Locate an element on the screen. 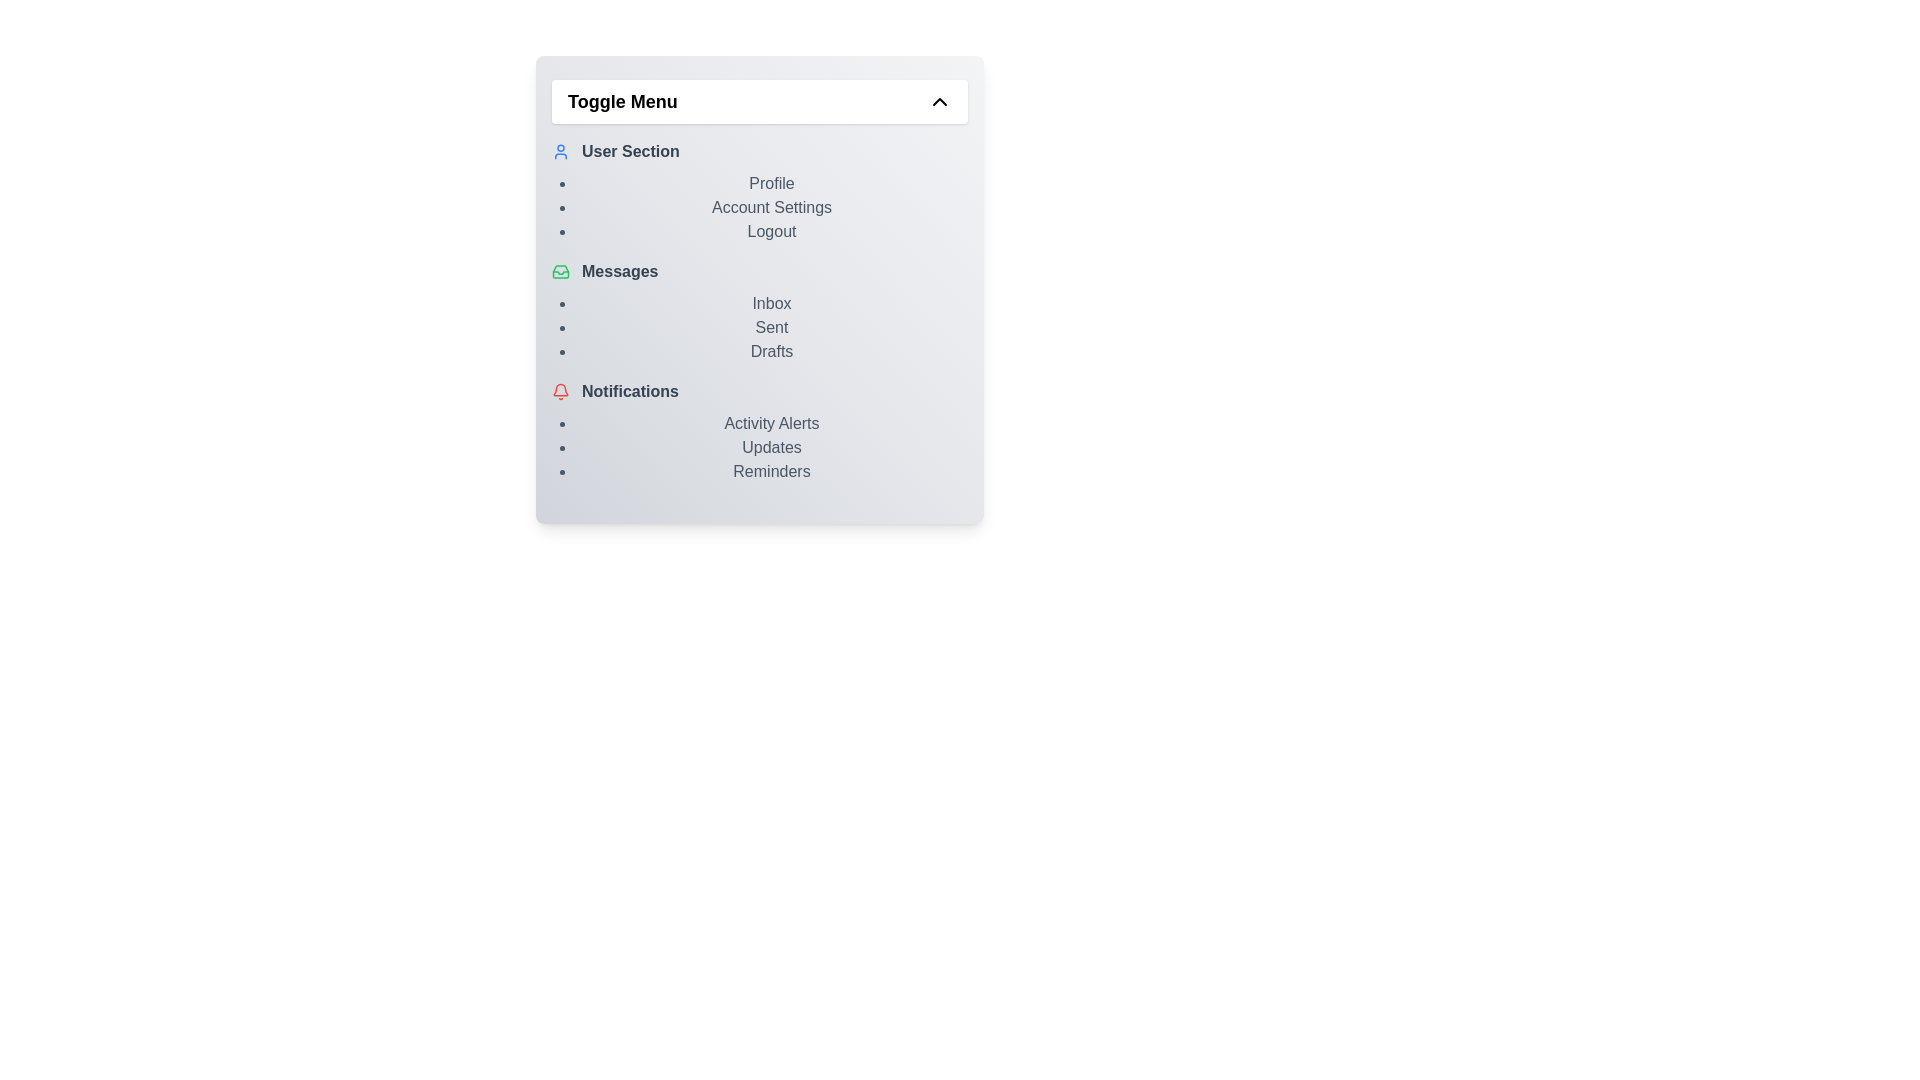  the section title Notifications to expand or collapse its contents is located at coordinates (758, 392).